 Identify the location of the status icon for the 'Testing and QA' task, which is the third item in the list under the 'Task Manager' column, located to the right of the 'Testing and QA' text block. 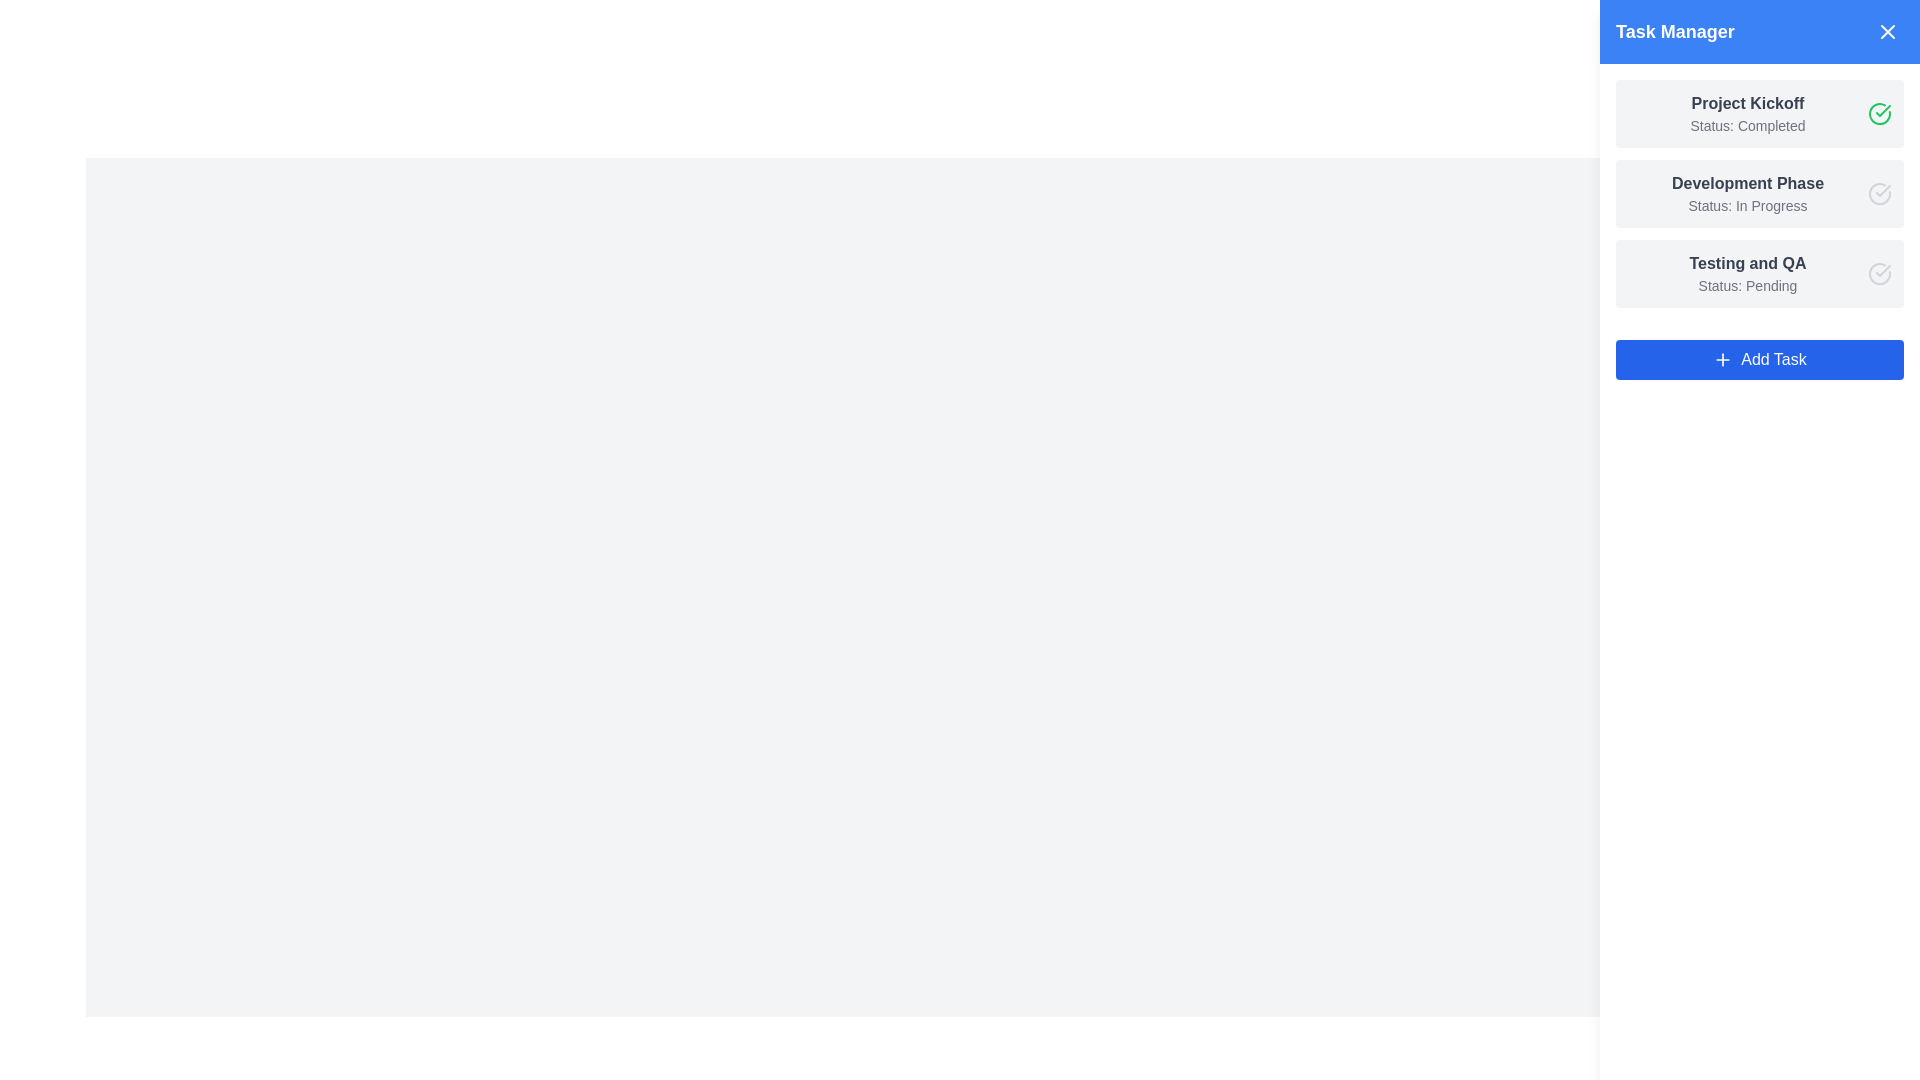
(1879, 273).